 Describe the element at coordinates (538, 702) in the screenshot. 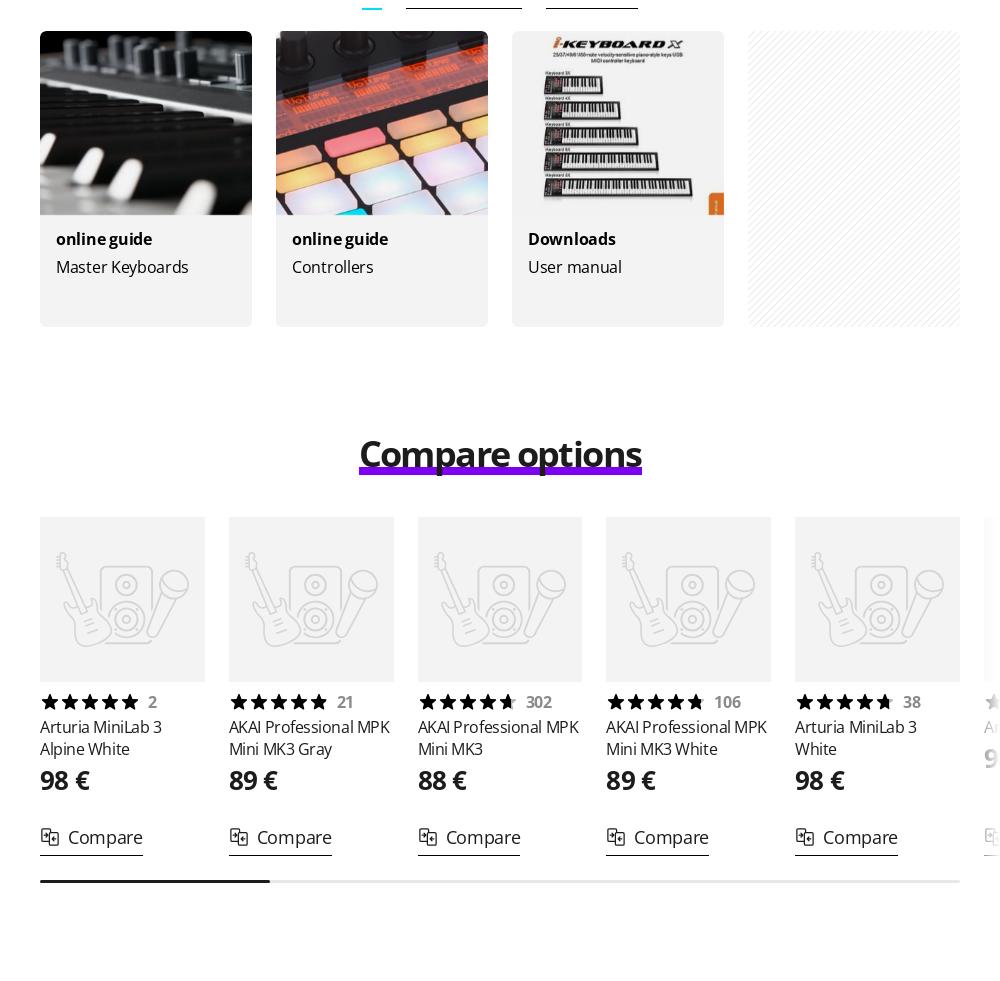

I see `'302'` at that location.